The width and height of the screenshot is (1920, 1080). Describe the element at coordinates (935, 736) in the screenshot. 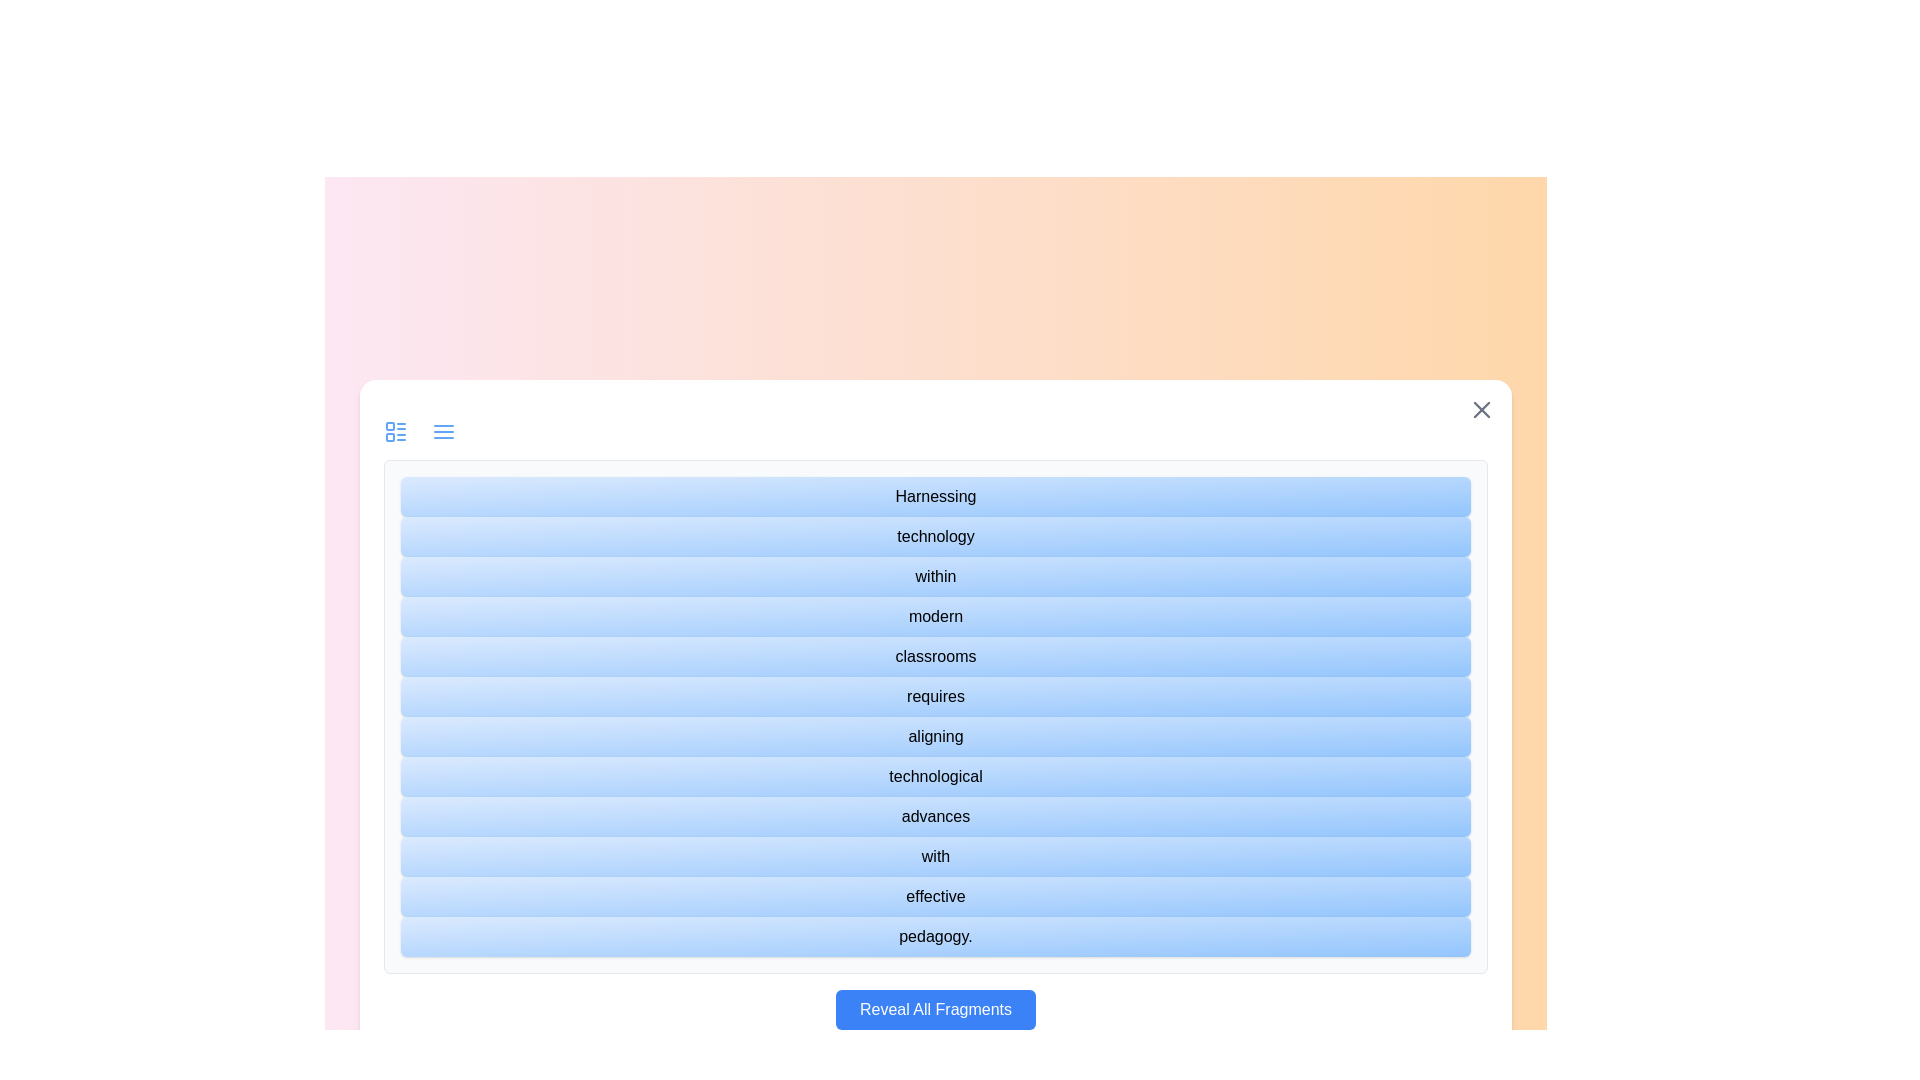

I see `the text fragment labeled 'aligning'` at that location.